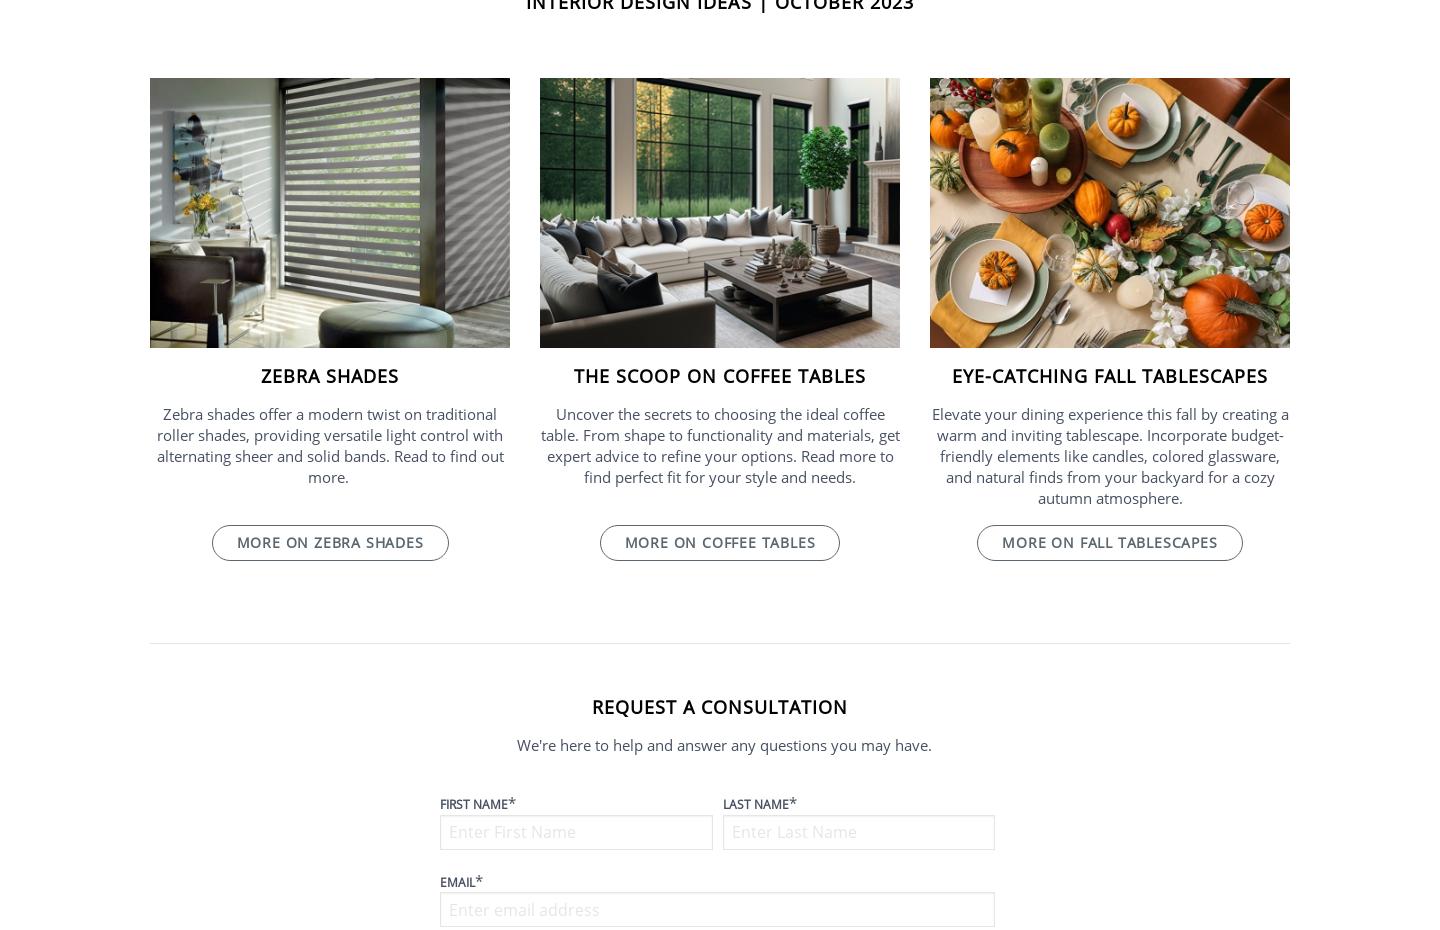  What do you see at coordinates (590, 705) in the screenshot?
I see `'Request a Consultation'` at bounding box center [590, 705].